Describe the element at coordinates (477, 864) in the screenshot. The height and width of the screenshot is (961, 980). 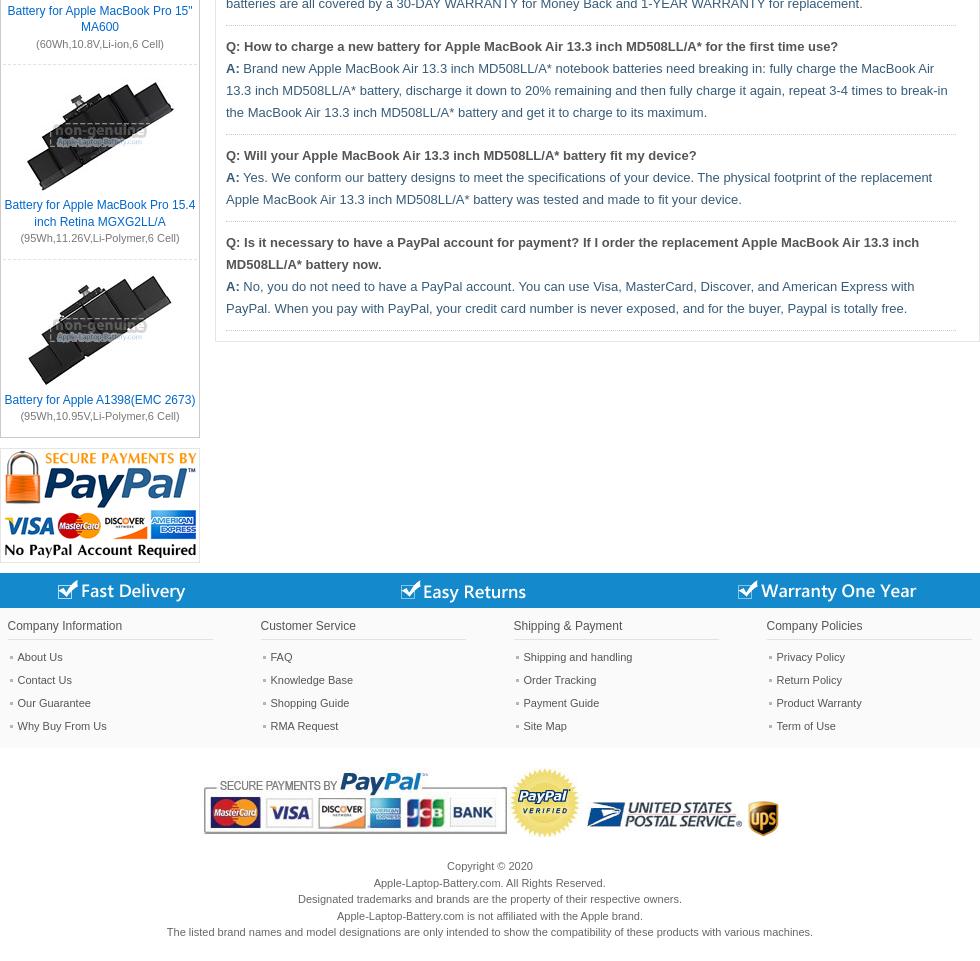
I see `'Copyright ©'` at that location.